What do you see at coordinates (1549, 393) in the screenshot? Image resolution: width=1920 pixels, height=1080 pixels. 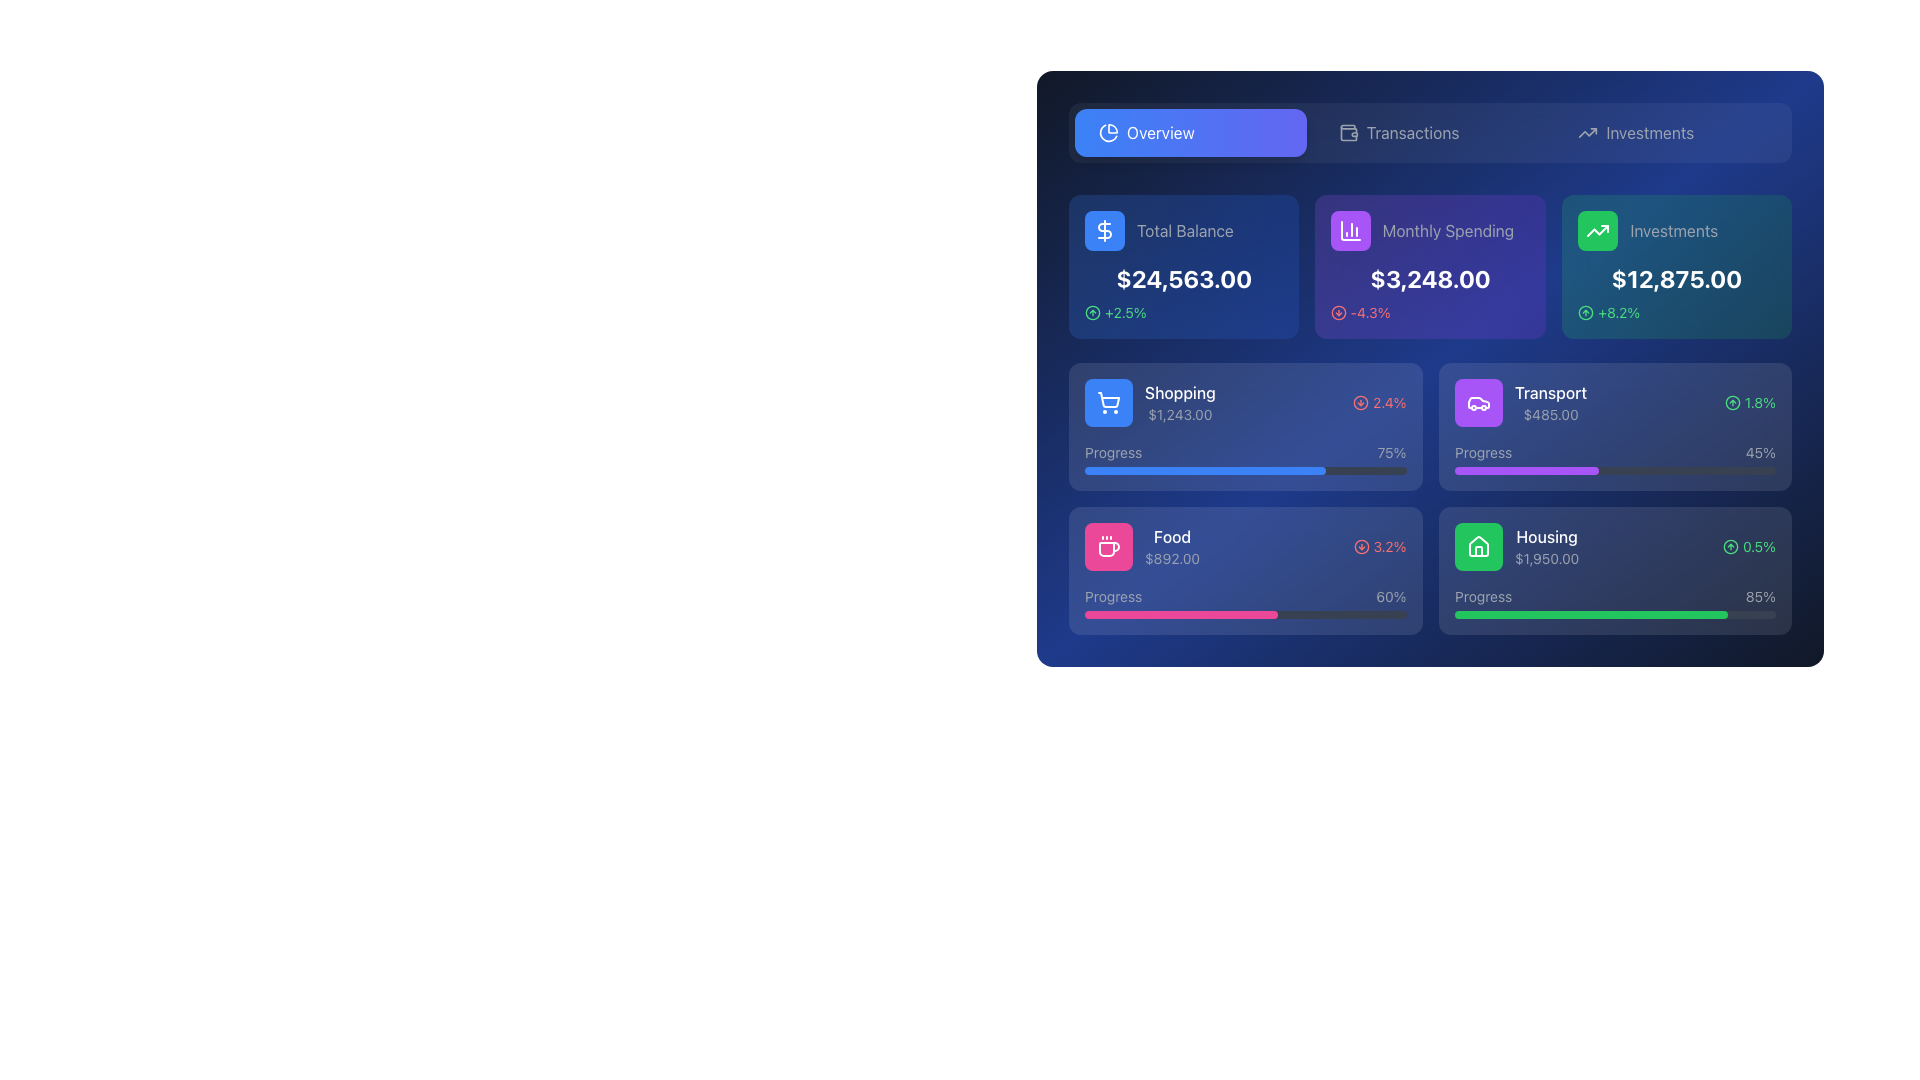 I see `the static text label 'Transport' located at the top of the purple card labeled 'Transport $485.00', which provides context for the monetary value and progress bar below it` at bounding box center [1549, 393].